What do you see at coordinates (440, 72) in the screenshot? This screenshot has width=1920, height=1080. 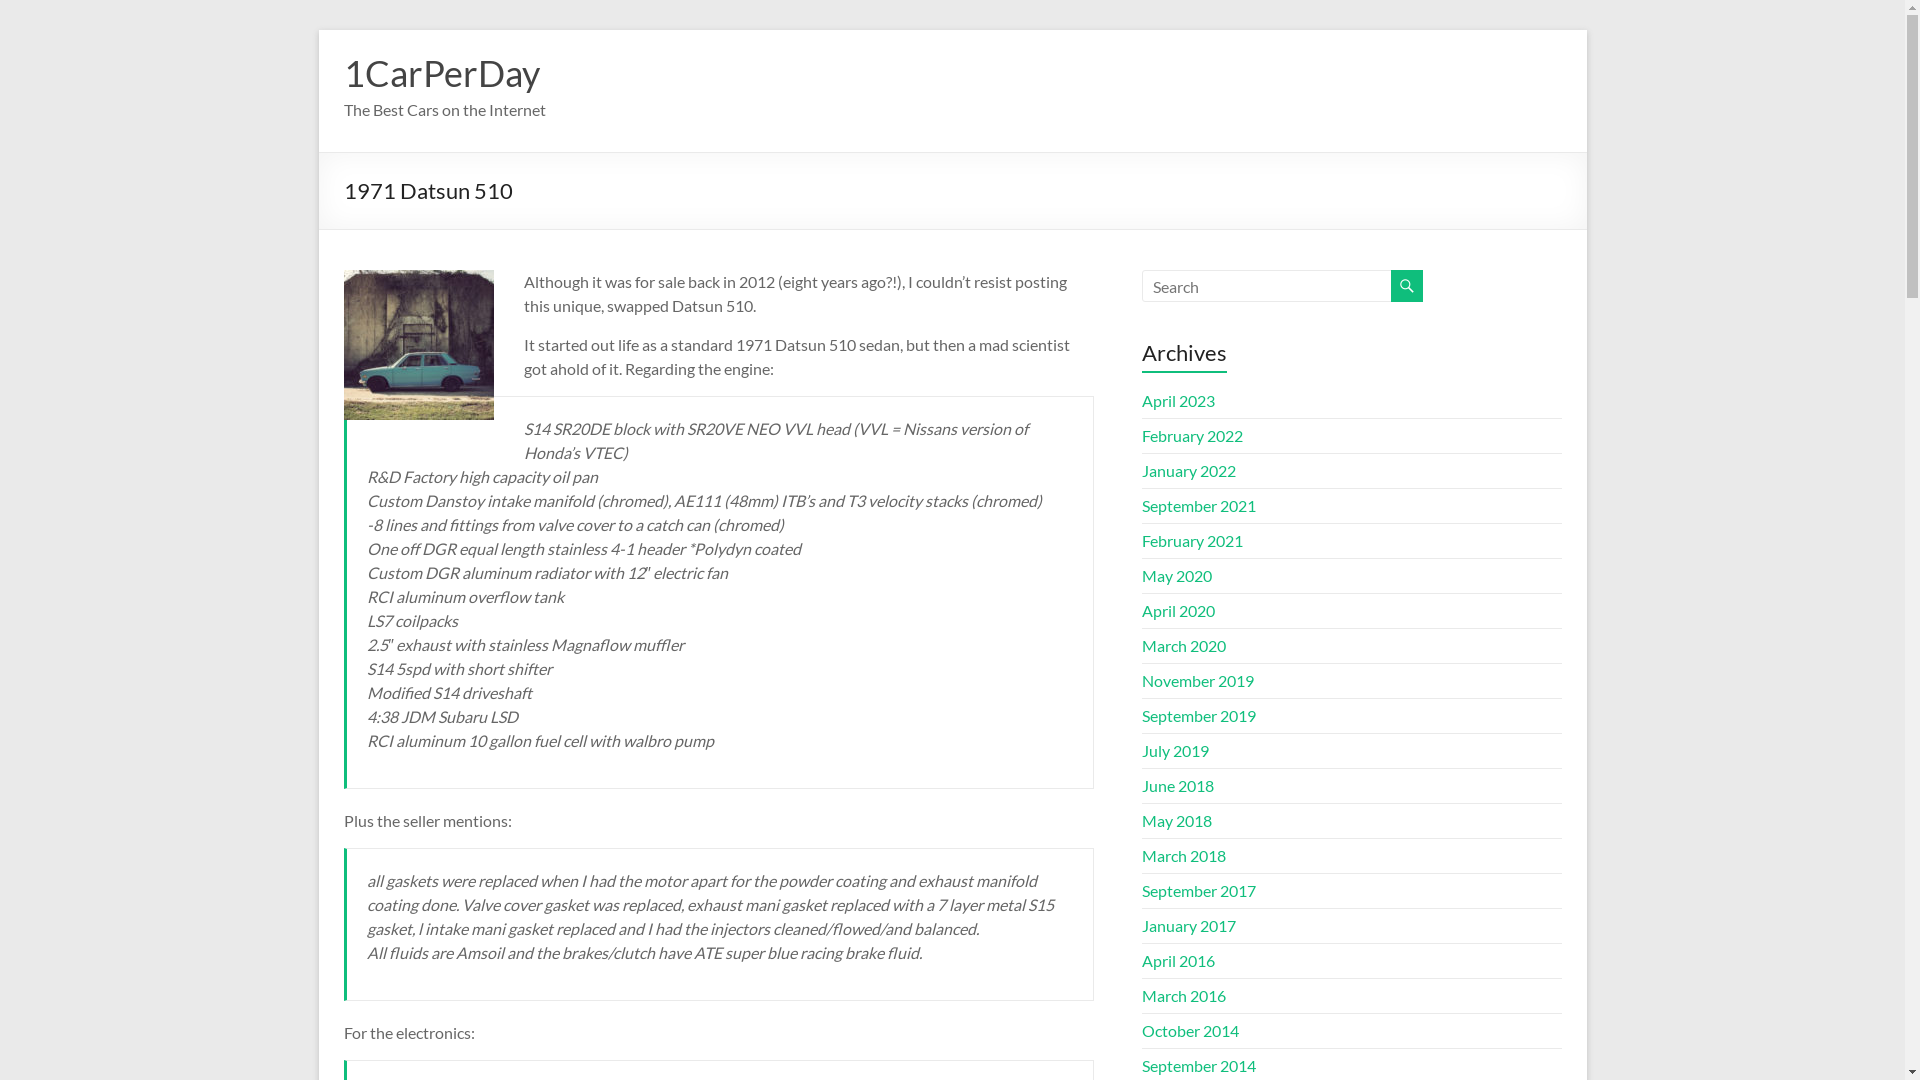 I see `'1CarPerDay'` at bounding box center [440, 72].